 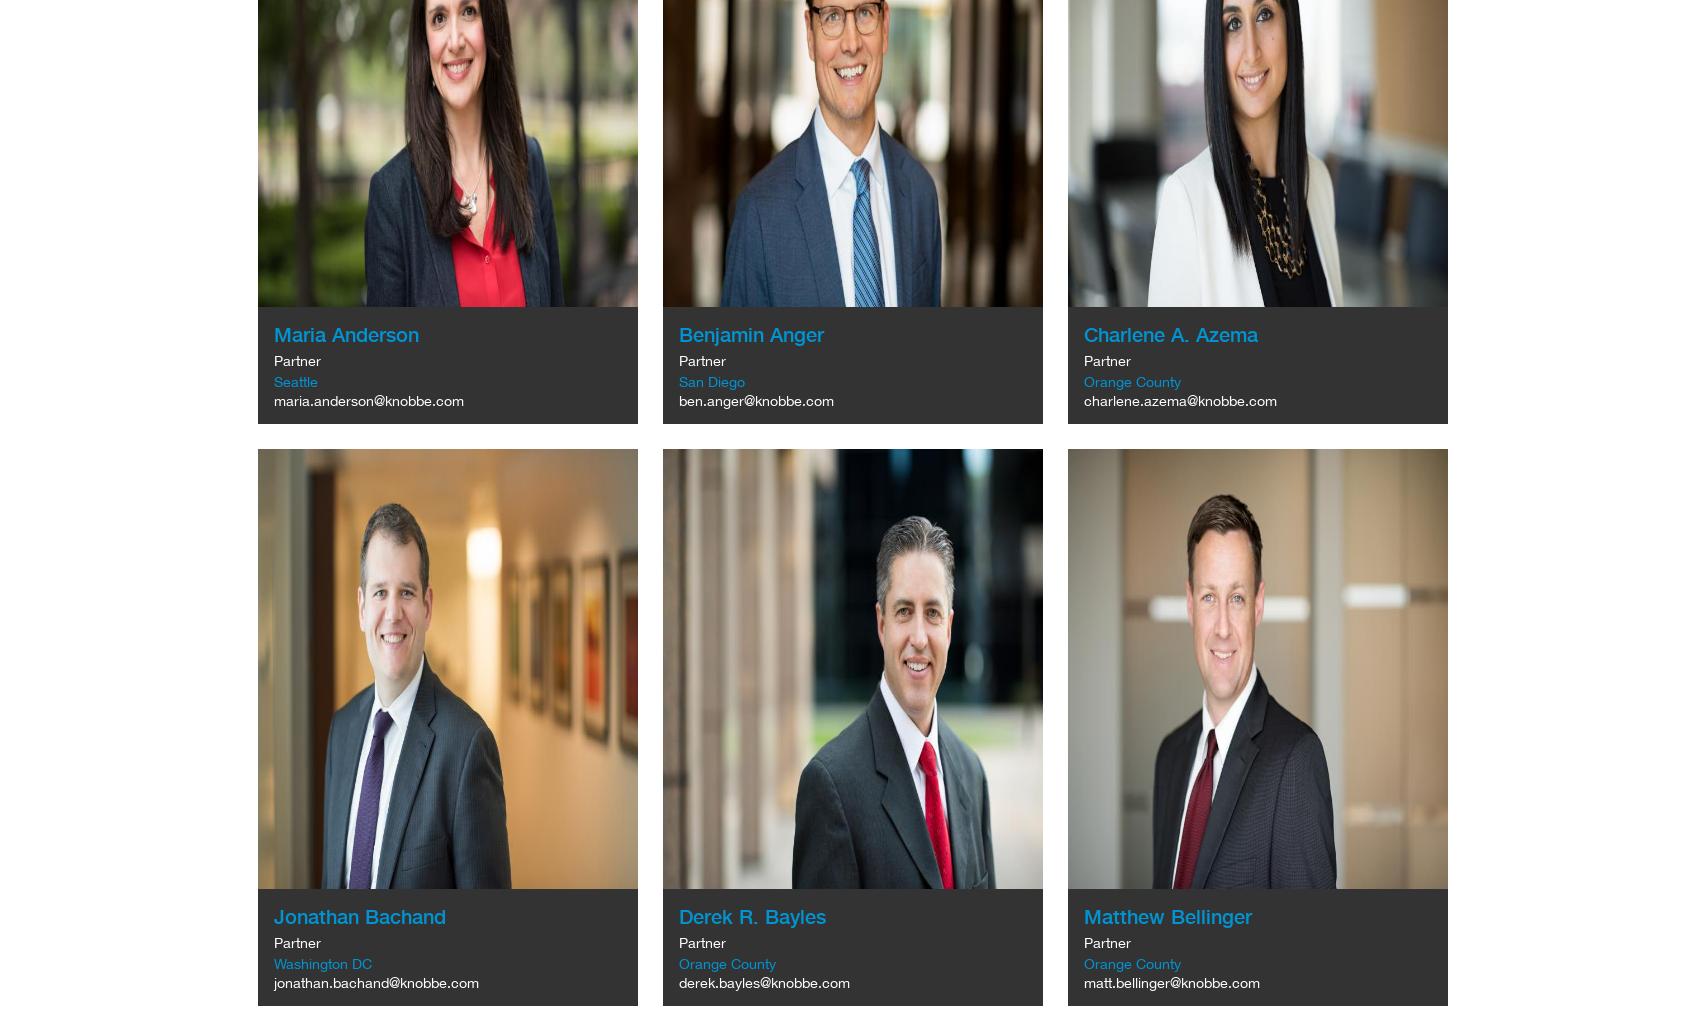 I want to click on 'Seattle', so click(x=295, y=381).